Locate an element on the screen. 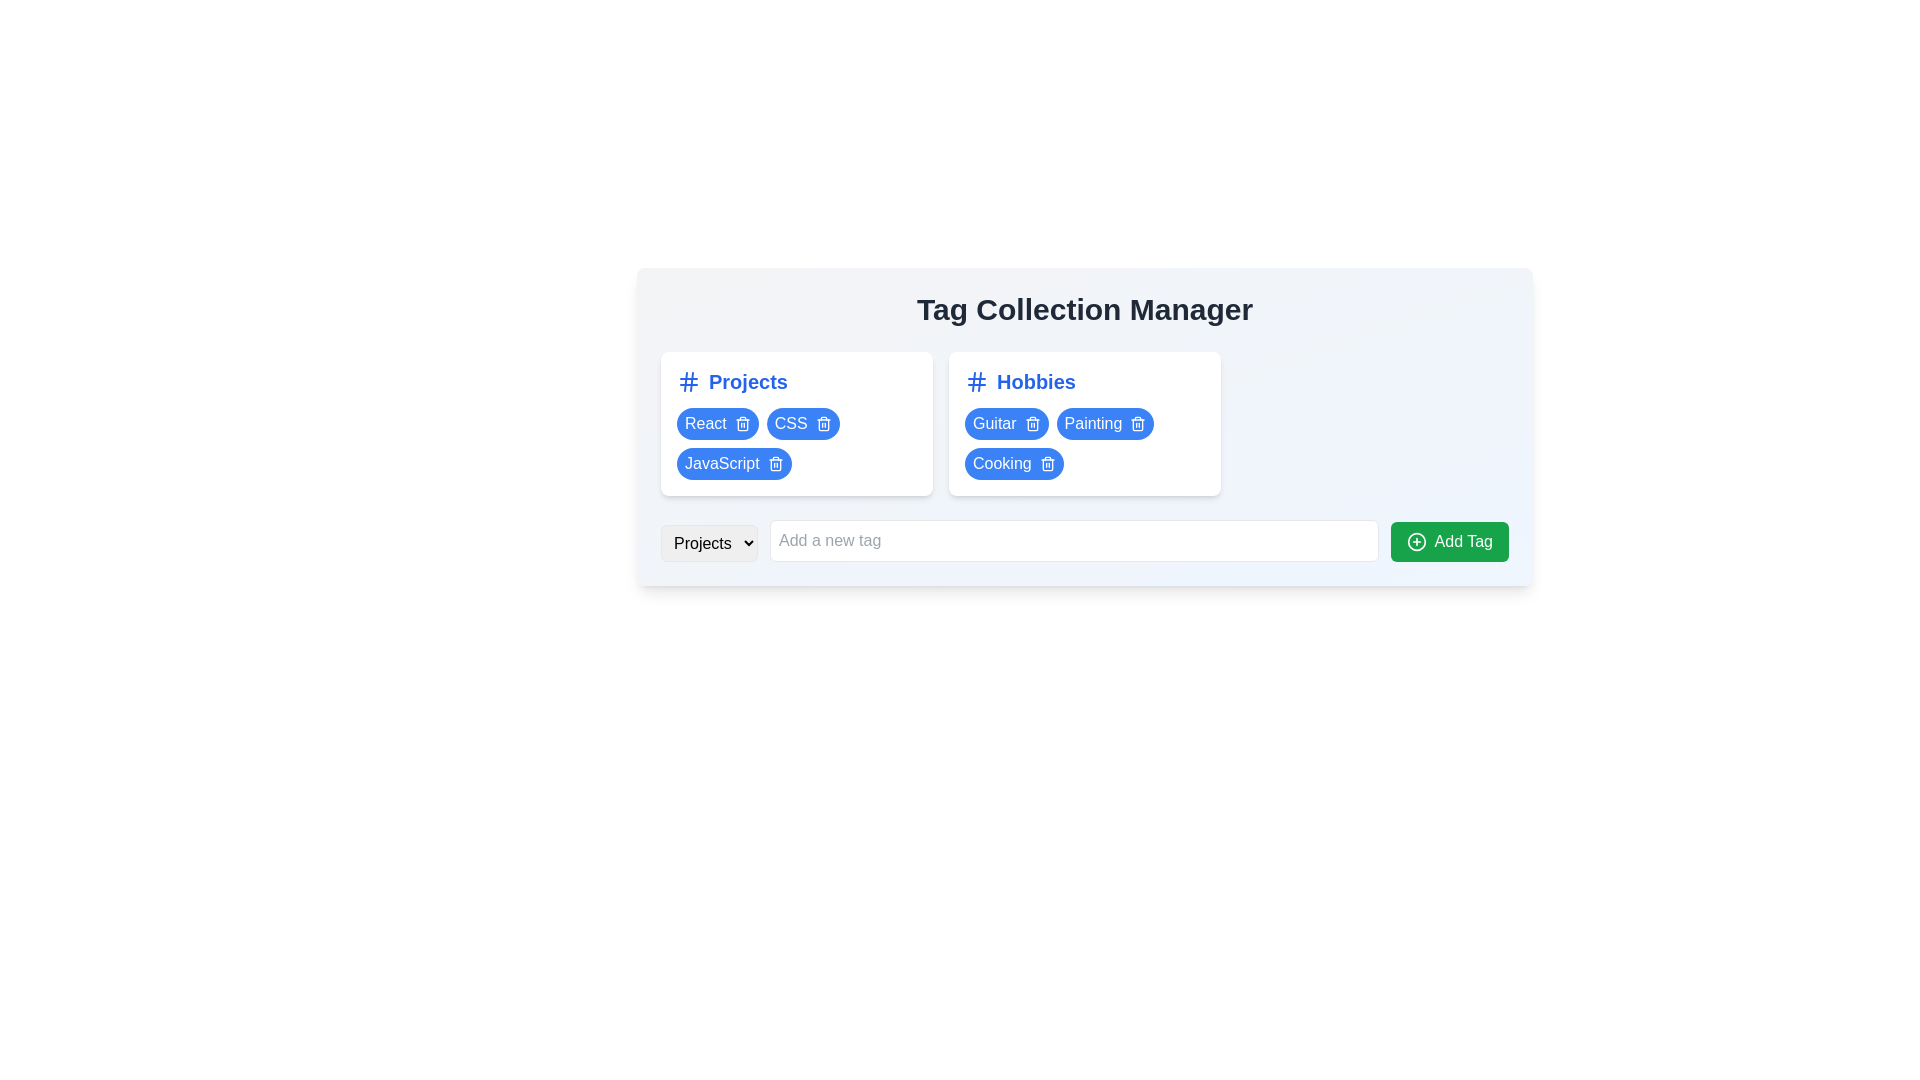  the button that allows users to add a new tag to the list is located at coordinates (1449, 542).